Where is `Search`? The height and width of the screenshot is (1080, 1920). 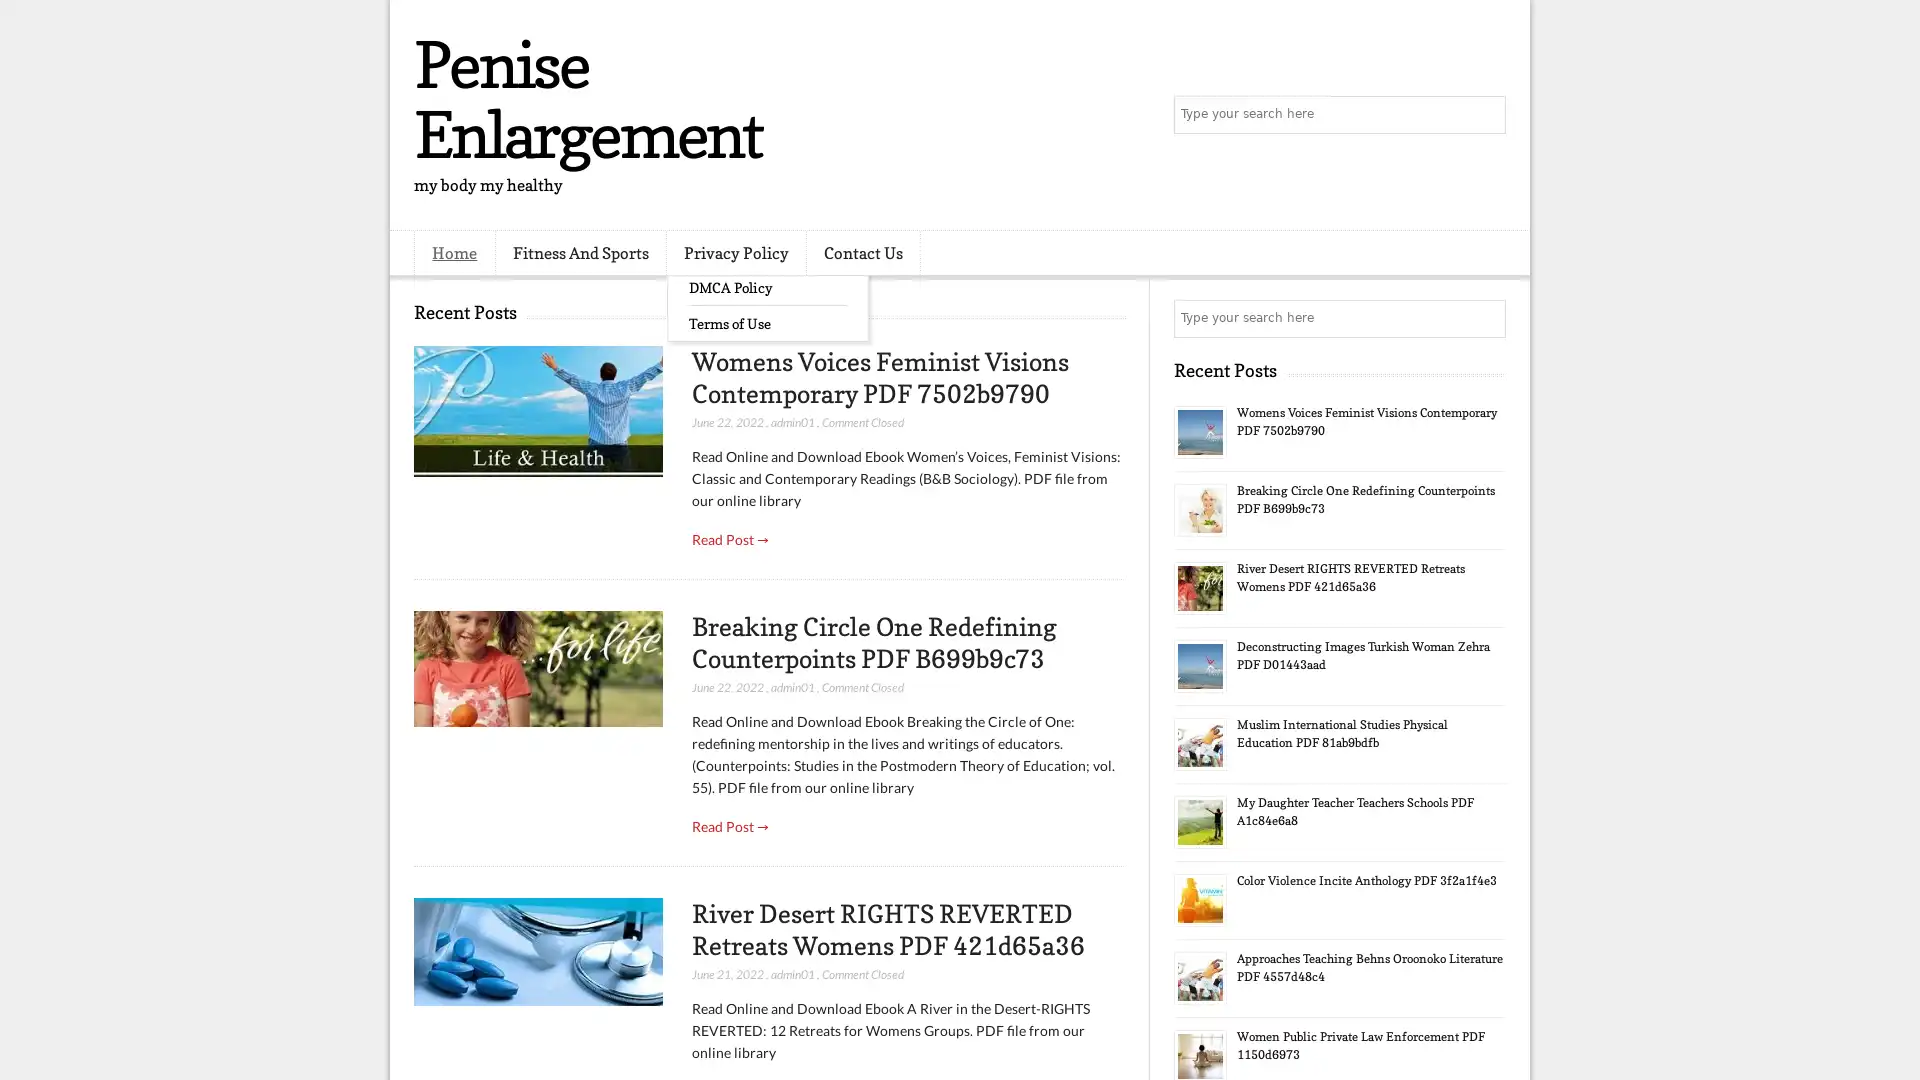
Search is located at coordinates (1485, 318).